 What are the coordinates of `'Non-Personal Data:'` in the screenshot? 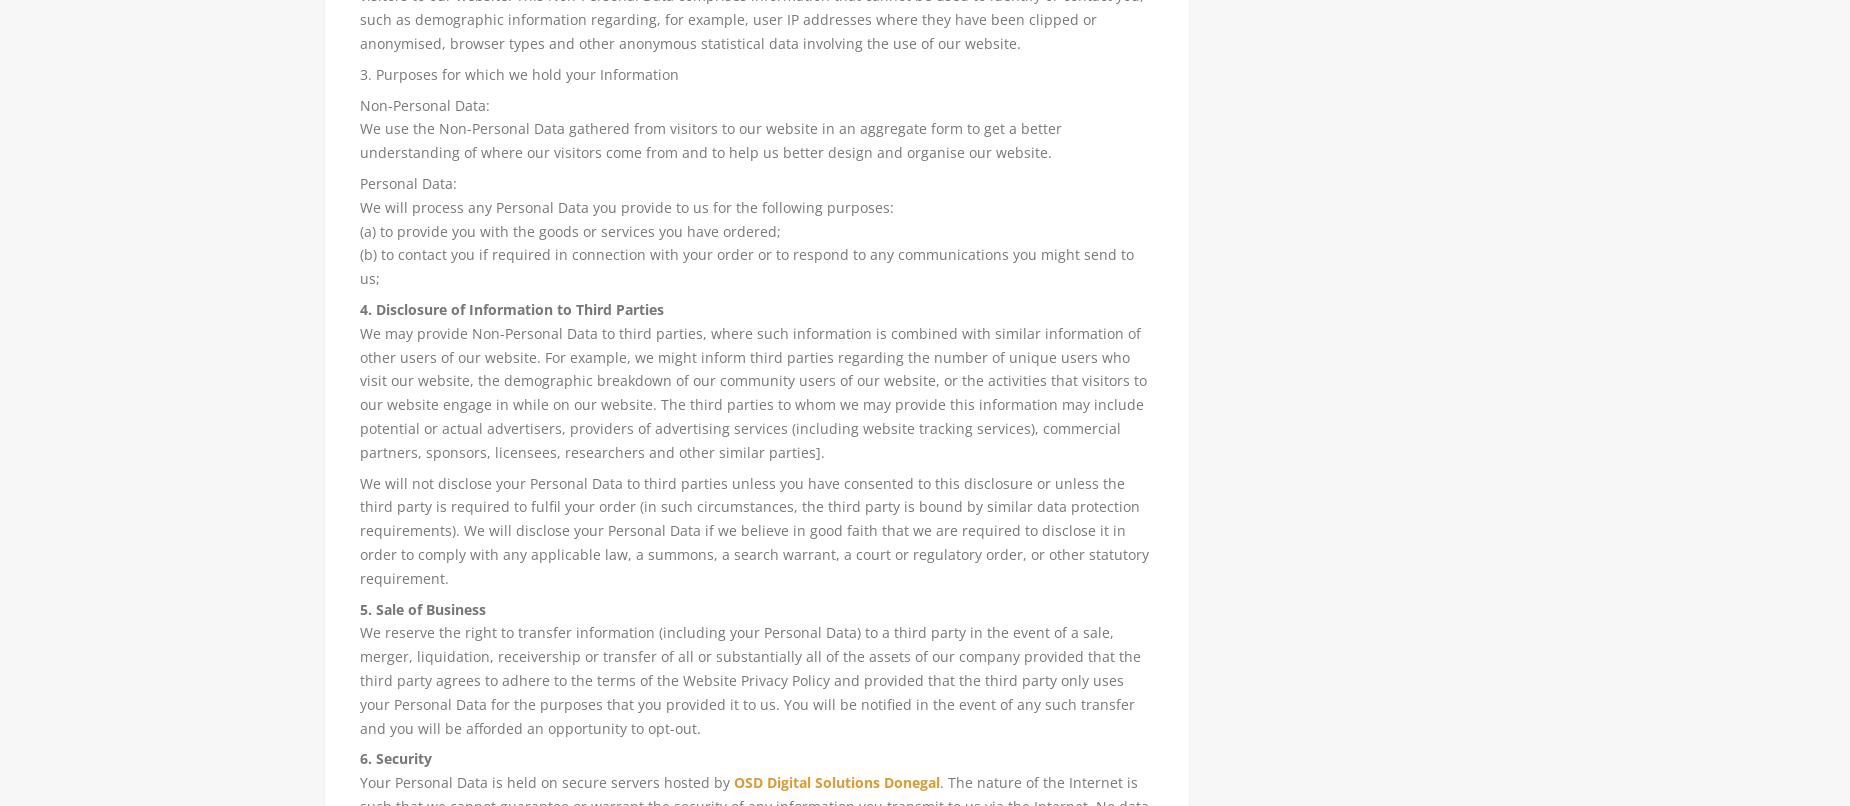 It's located at (423, 103).